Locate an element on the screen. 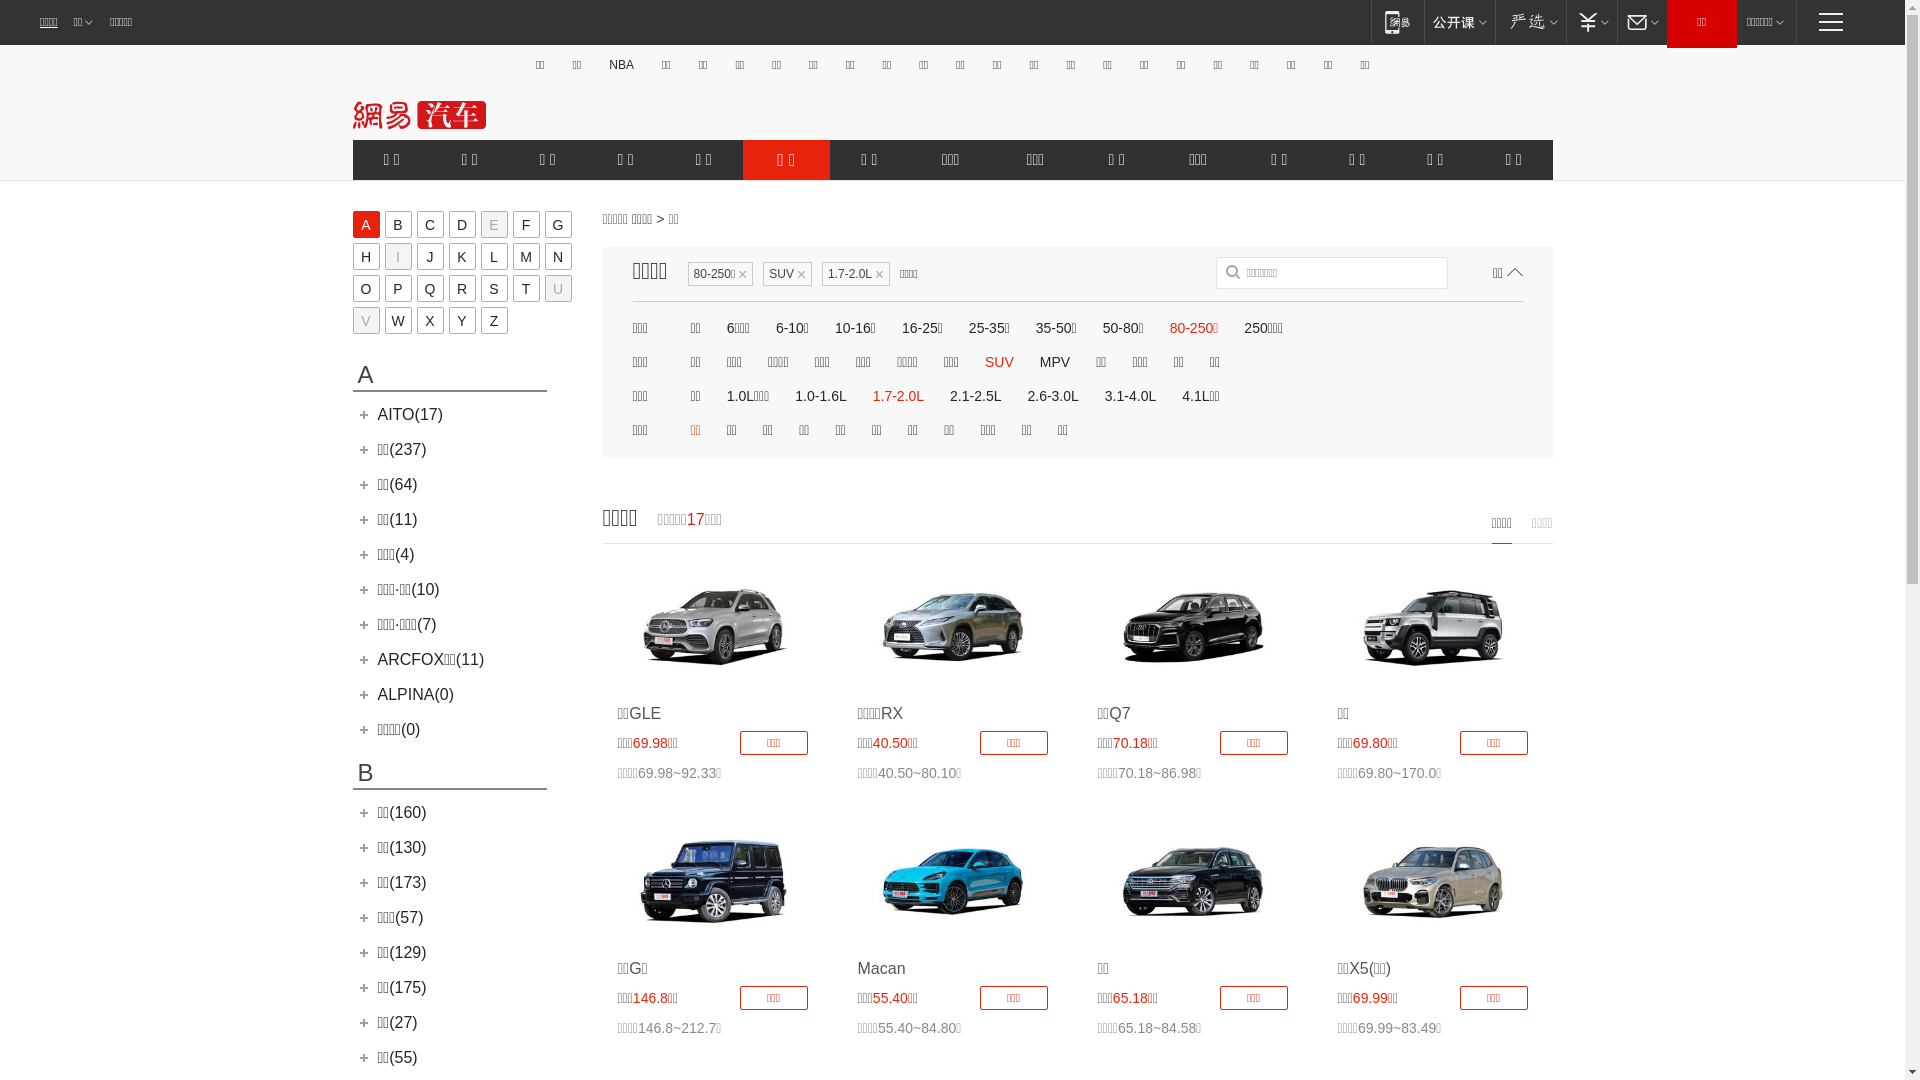 Image resolution: width=1920 pixels, height=1080 pixels. 'T' is located at coordinates (512, 288).